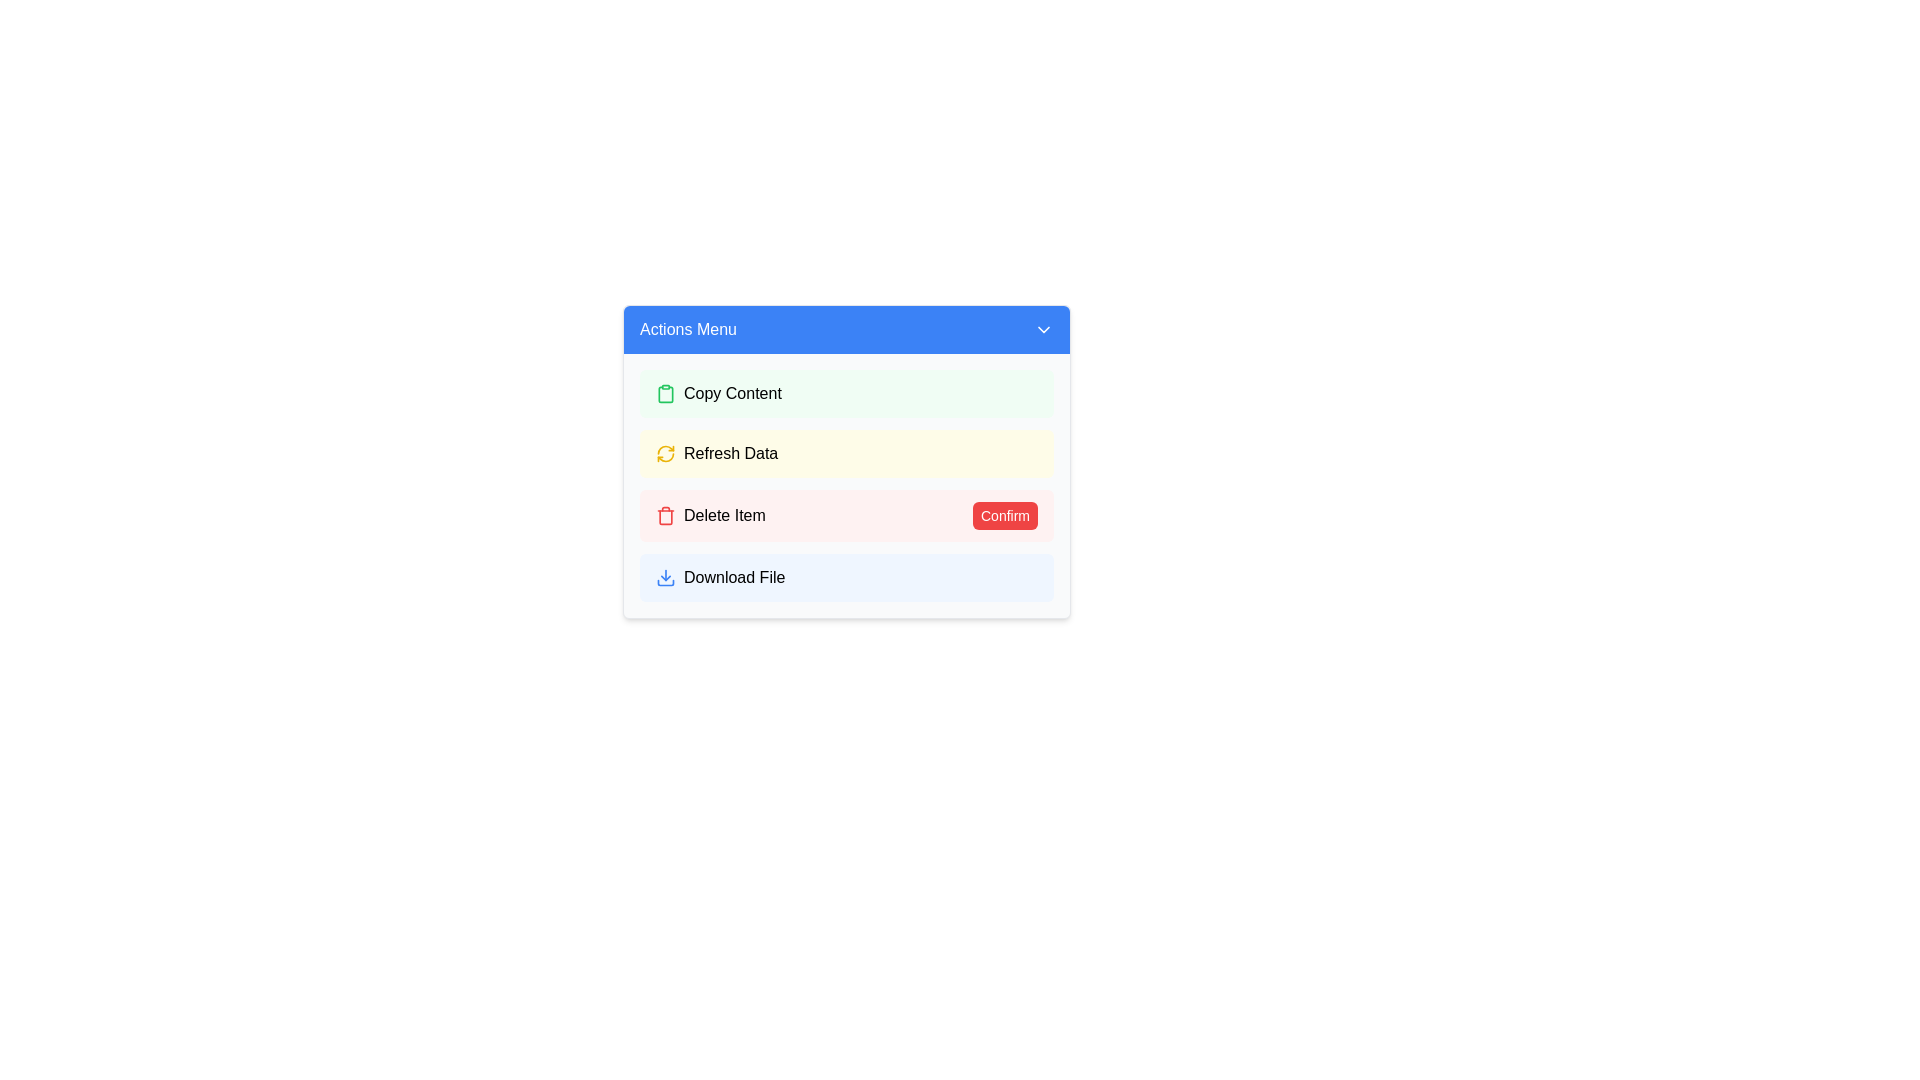 This screenshot has height=1080, width=1920. I want to click on the rectangular portion of the 'Download File' icon, which is styled in blue and located at the bottom left of the icon, to initiate the download option, so click(666, 582).